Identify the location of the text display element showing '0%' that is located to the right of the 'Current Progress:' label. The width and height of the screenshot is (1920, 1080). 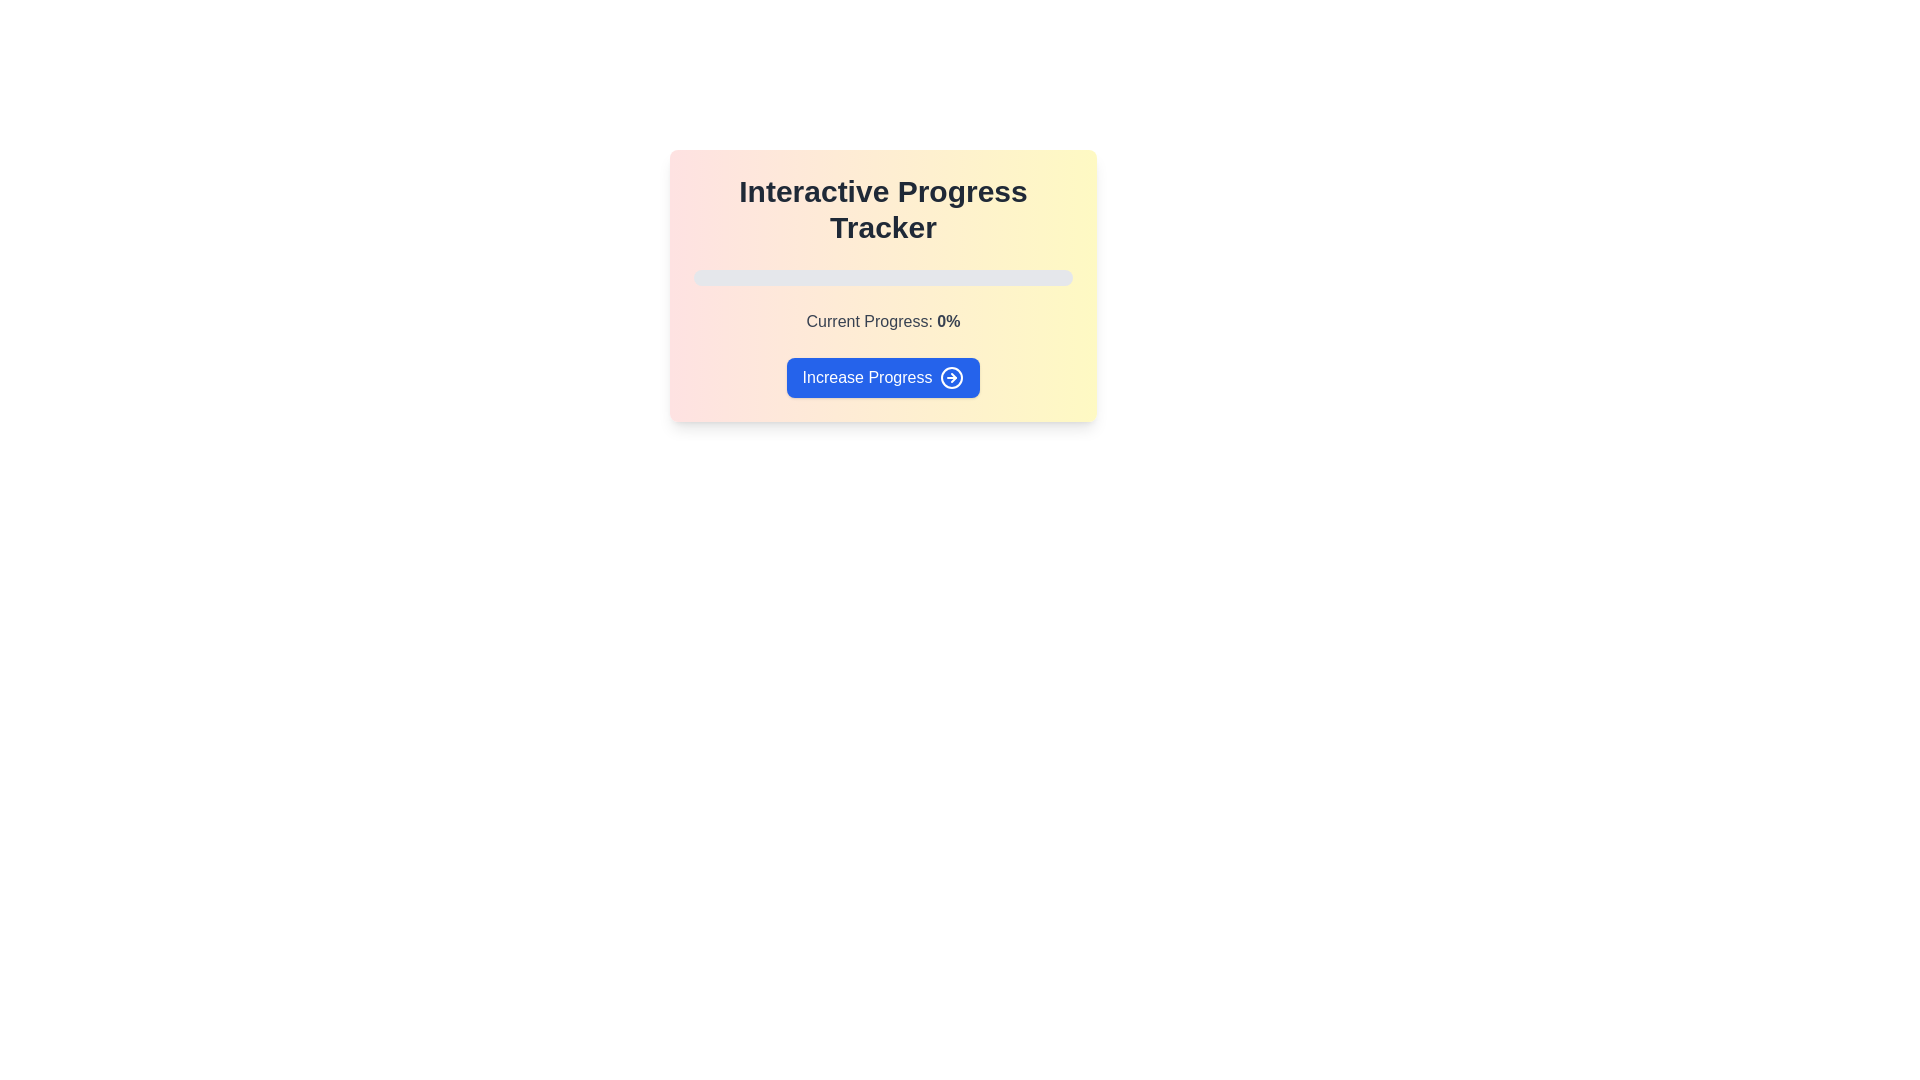
(947, 320).